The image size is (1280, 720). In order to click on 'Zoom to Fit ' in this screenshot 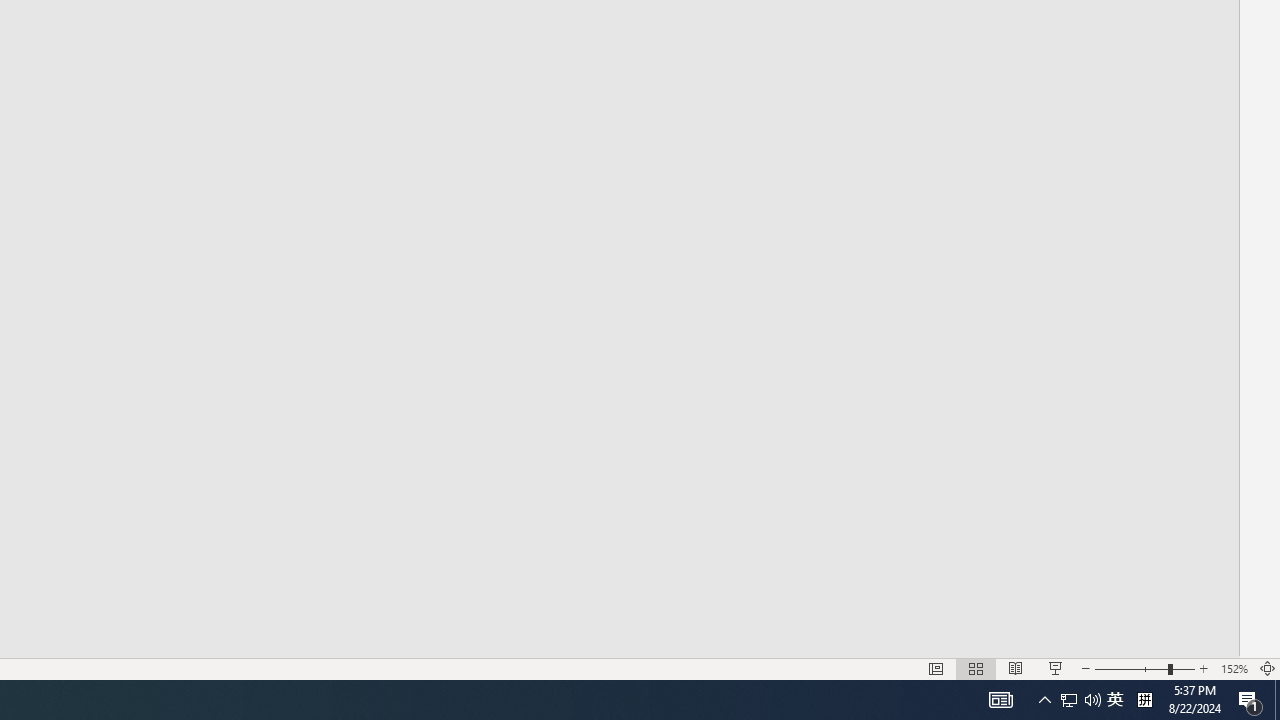, I will do `click(1266, 669)`.